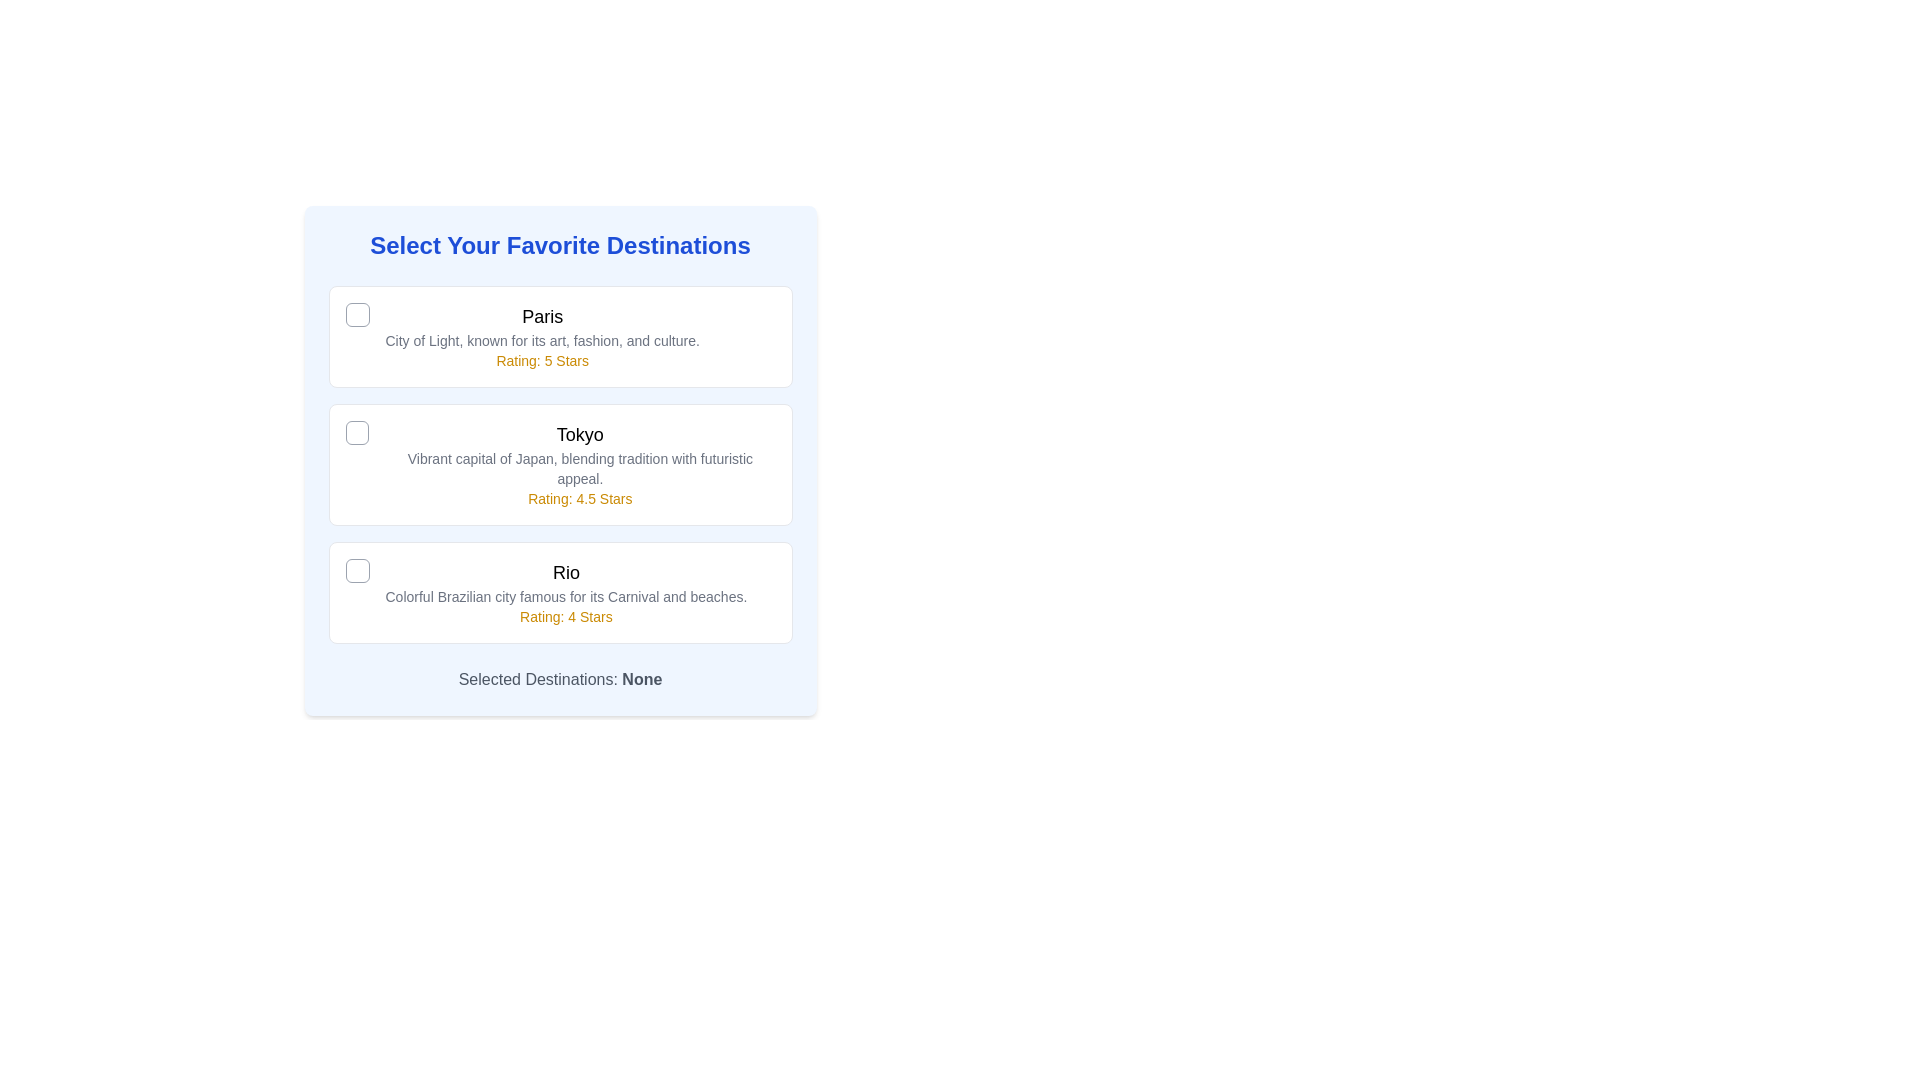  What do you see at coordinates (542, 339) in the screenshot?
I see `the static text element that provides descriptive information about Paris, which is located directly below the main title 'Paris' and above the rating 'Rating: 5 Stars'` at bounding box center [542, 339].